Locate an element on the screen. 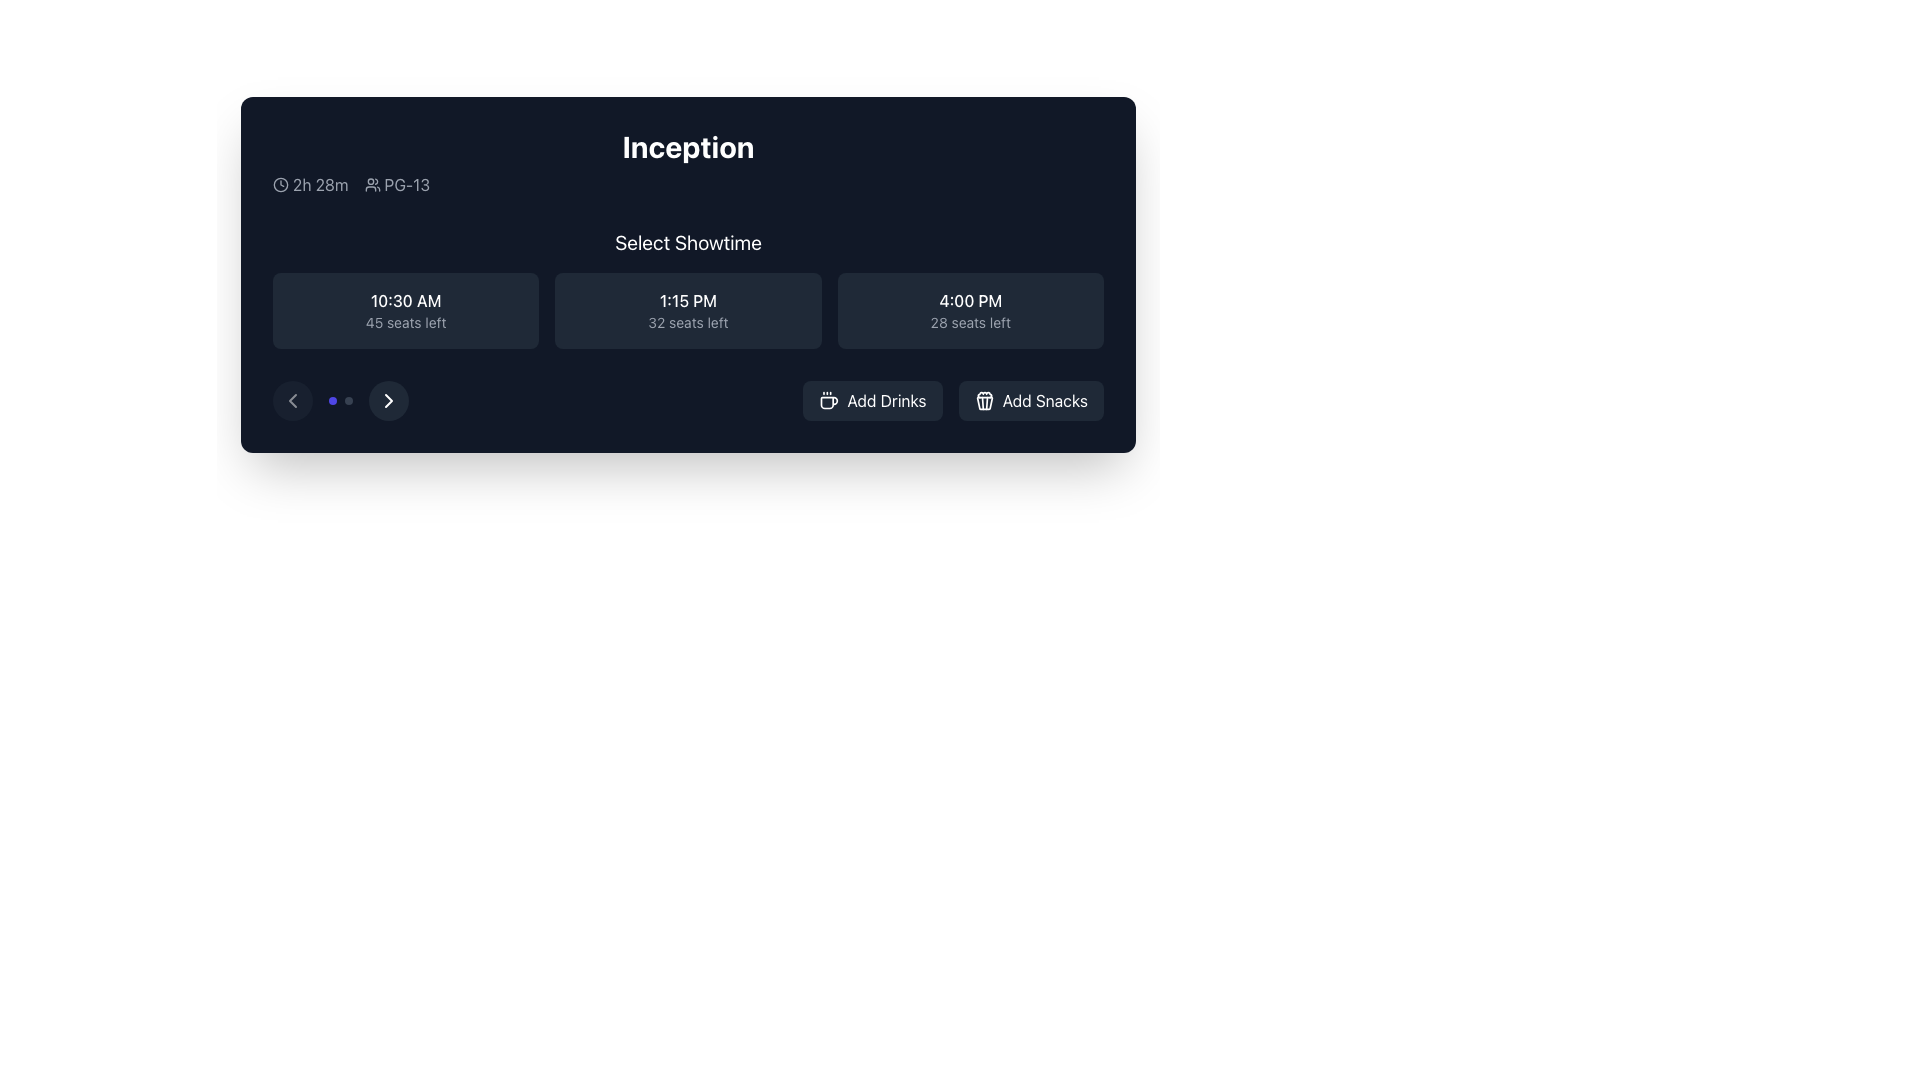 This screenshot has width=1920, height=1080. the Navigation icon located at the bottom left corner of the user interface section is located at coordinates (291, 401).